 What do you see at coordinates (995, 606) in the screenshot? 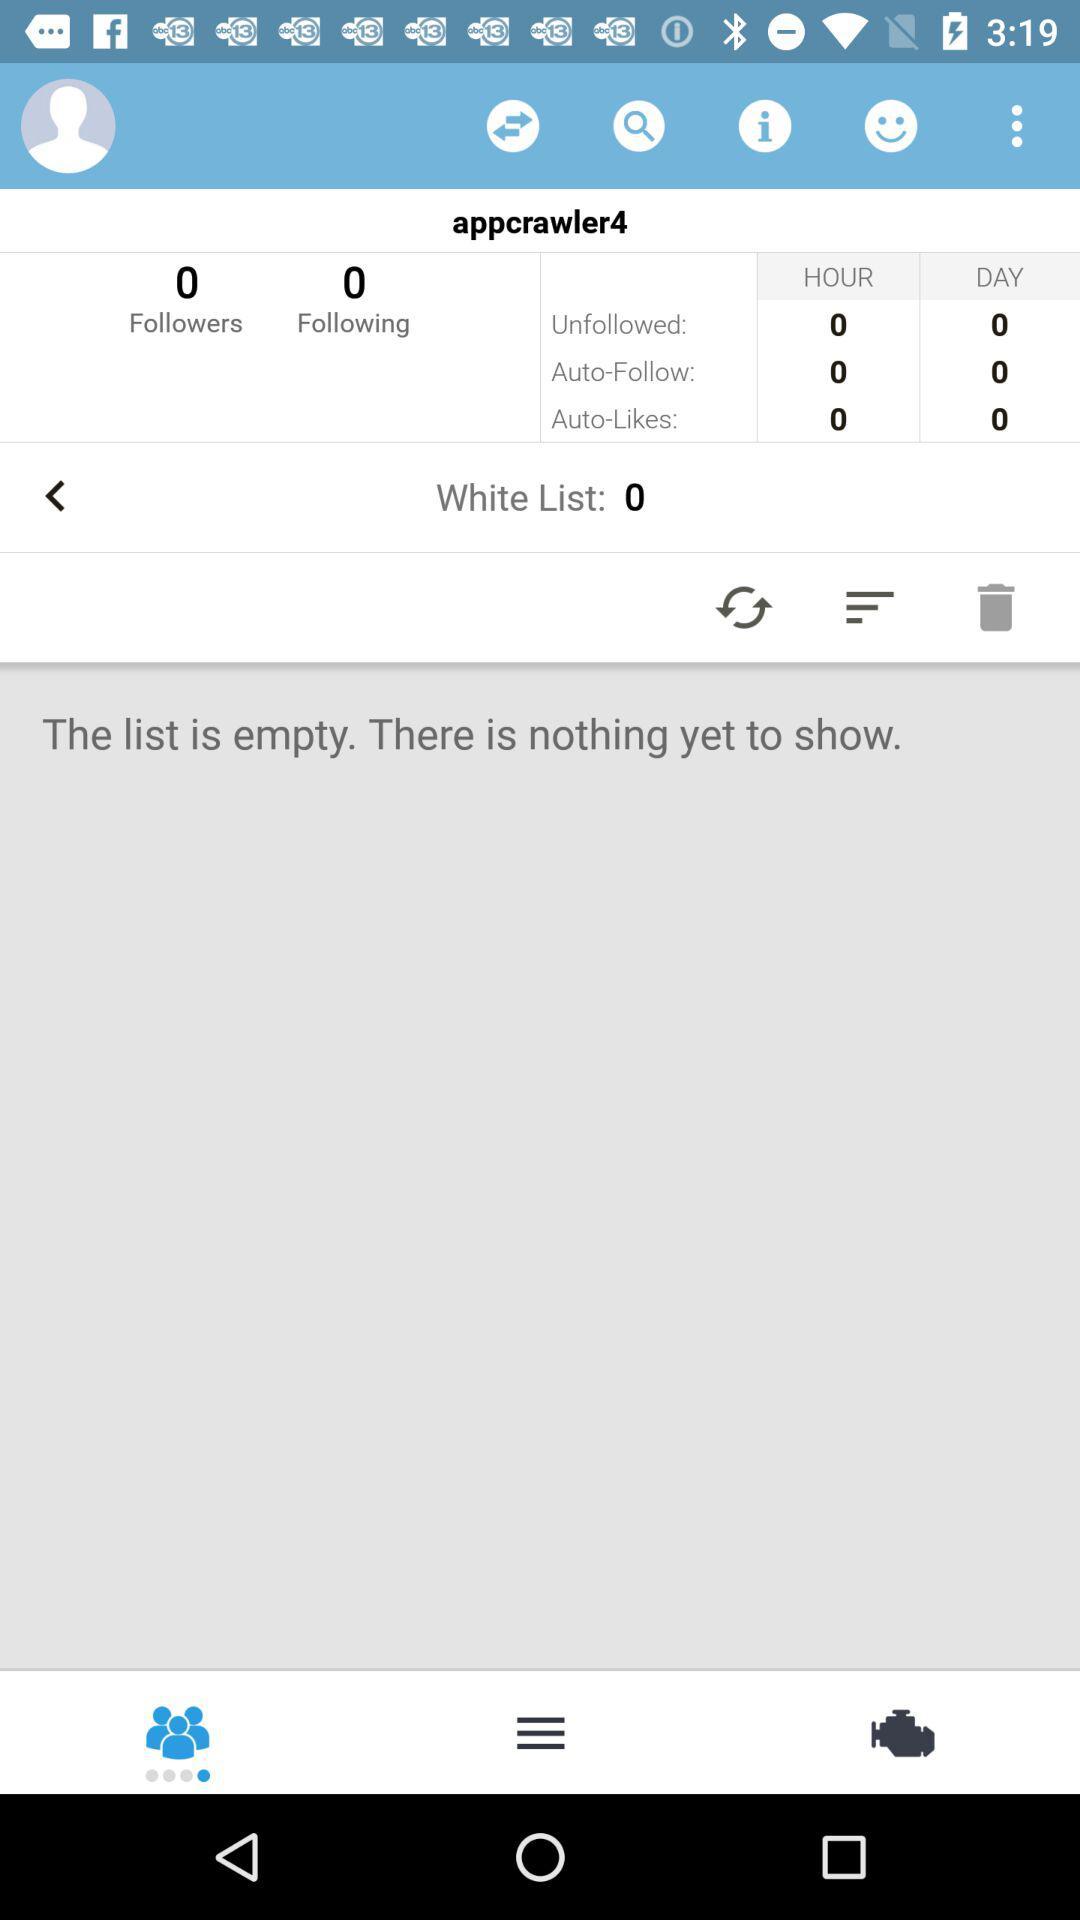
I see `remove from list` at bounding box center [995, 606].